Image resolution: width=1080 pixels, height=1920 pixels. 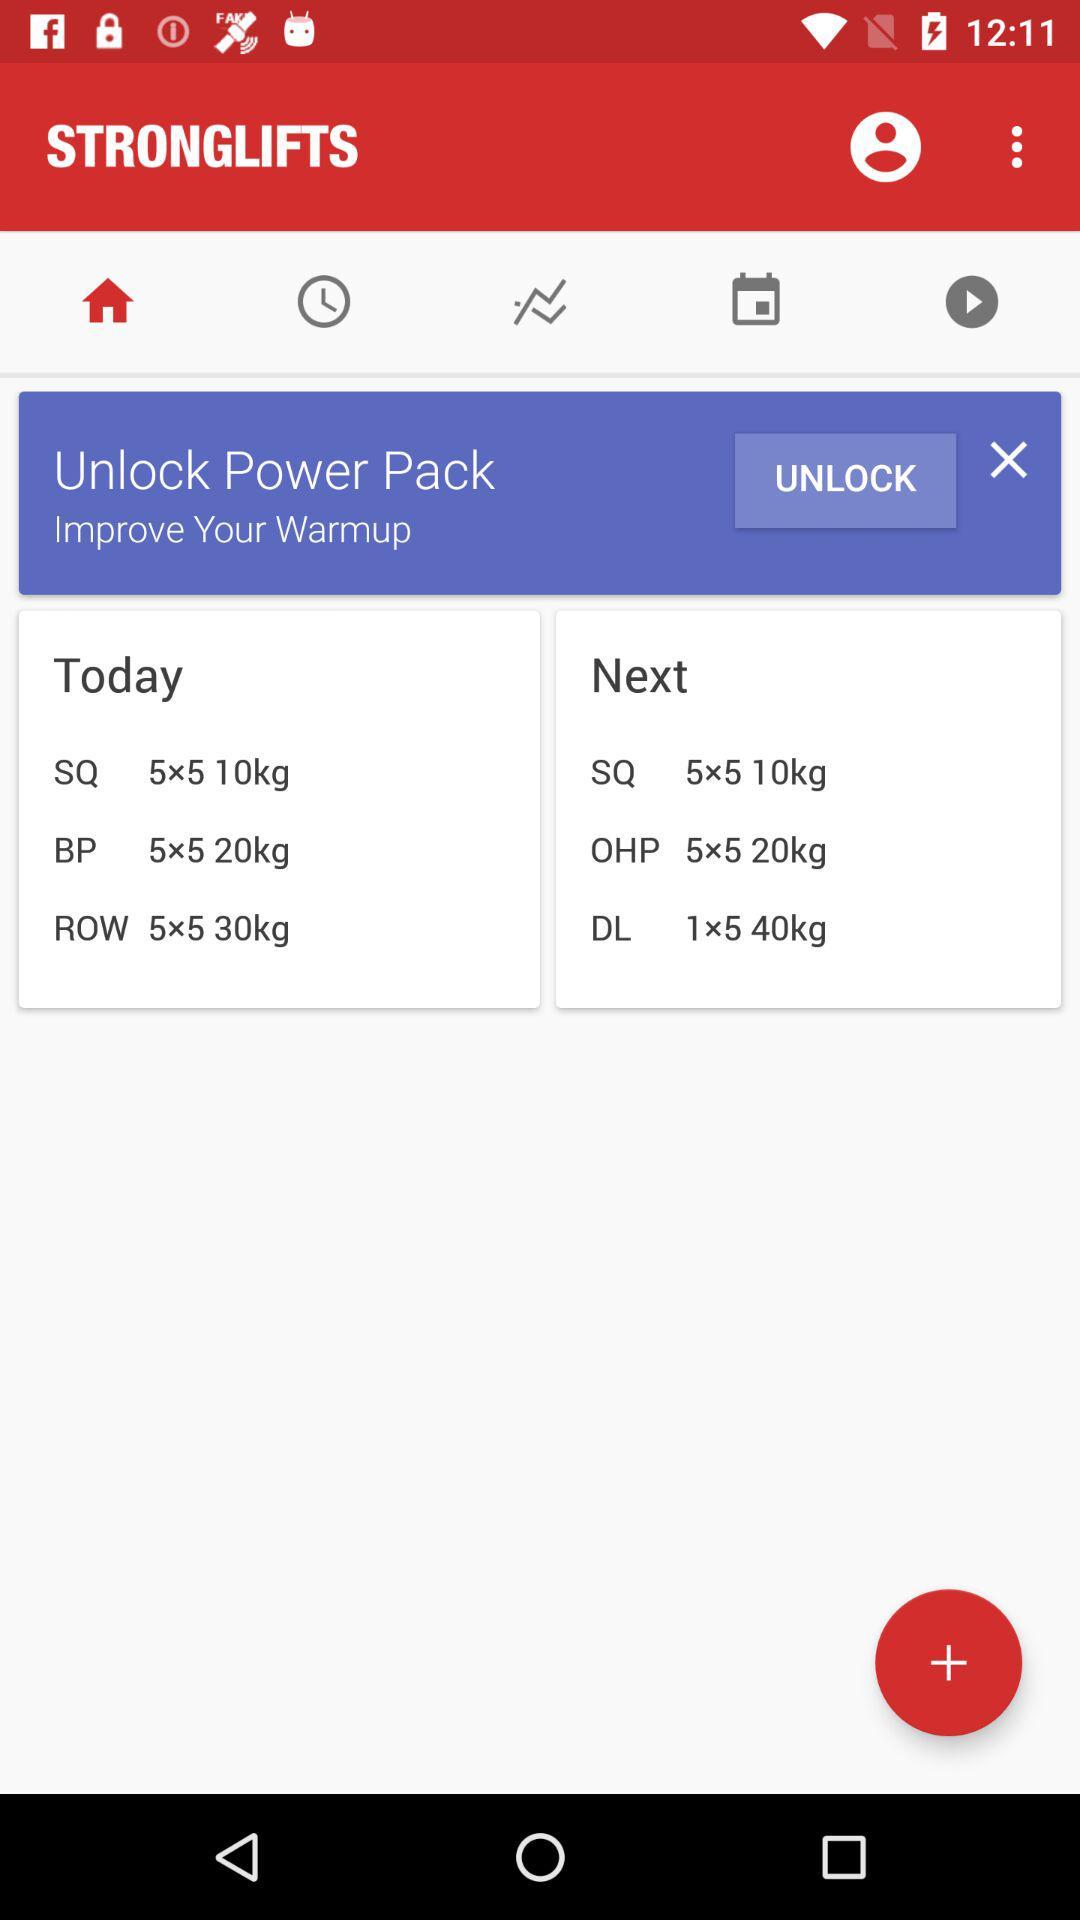 What do you see at coordinates (1008, 458) in the screenshot?
I see `the icon to the right of the unlock item` at bounding box center [1008, 458].